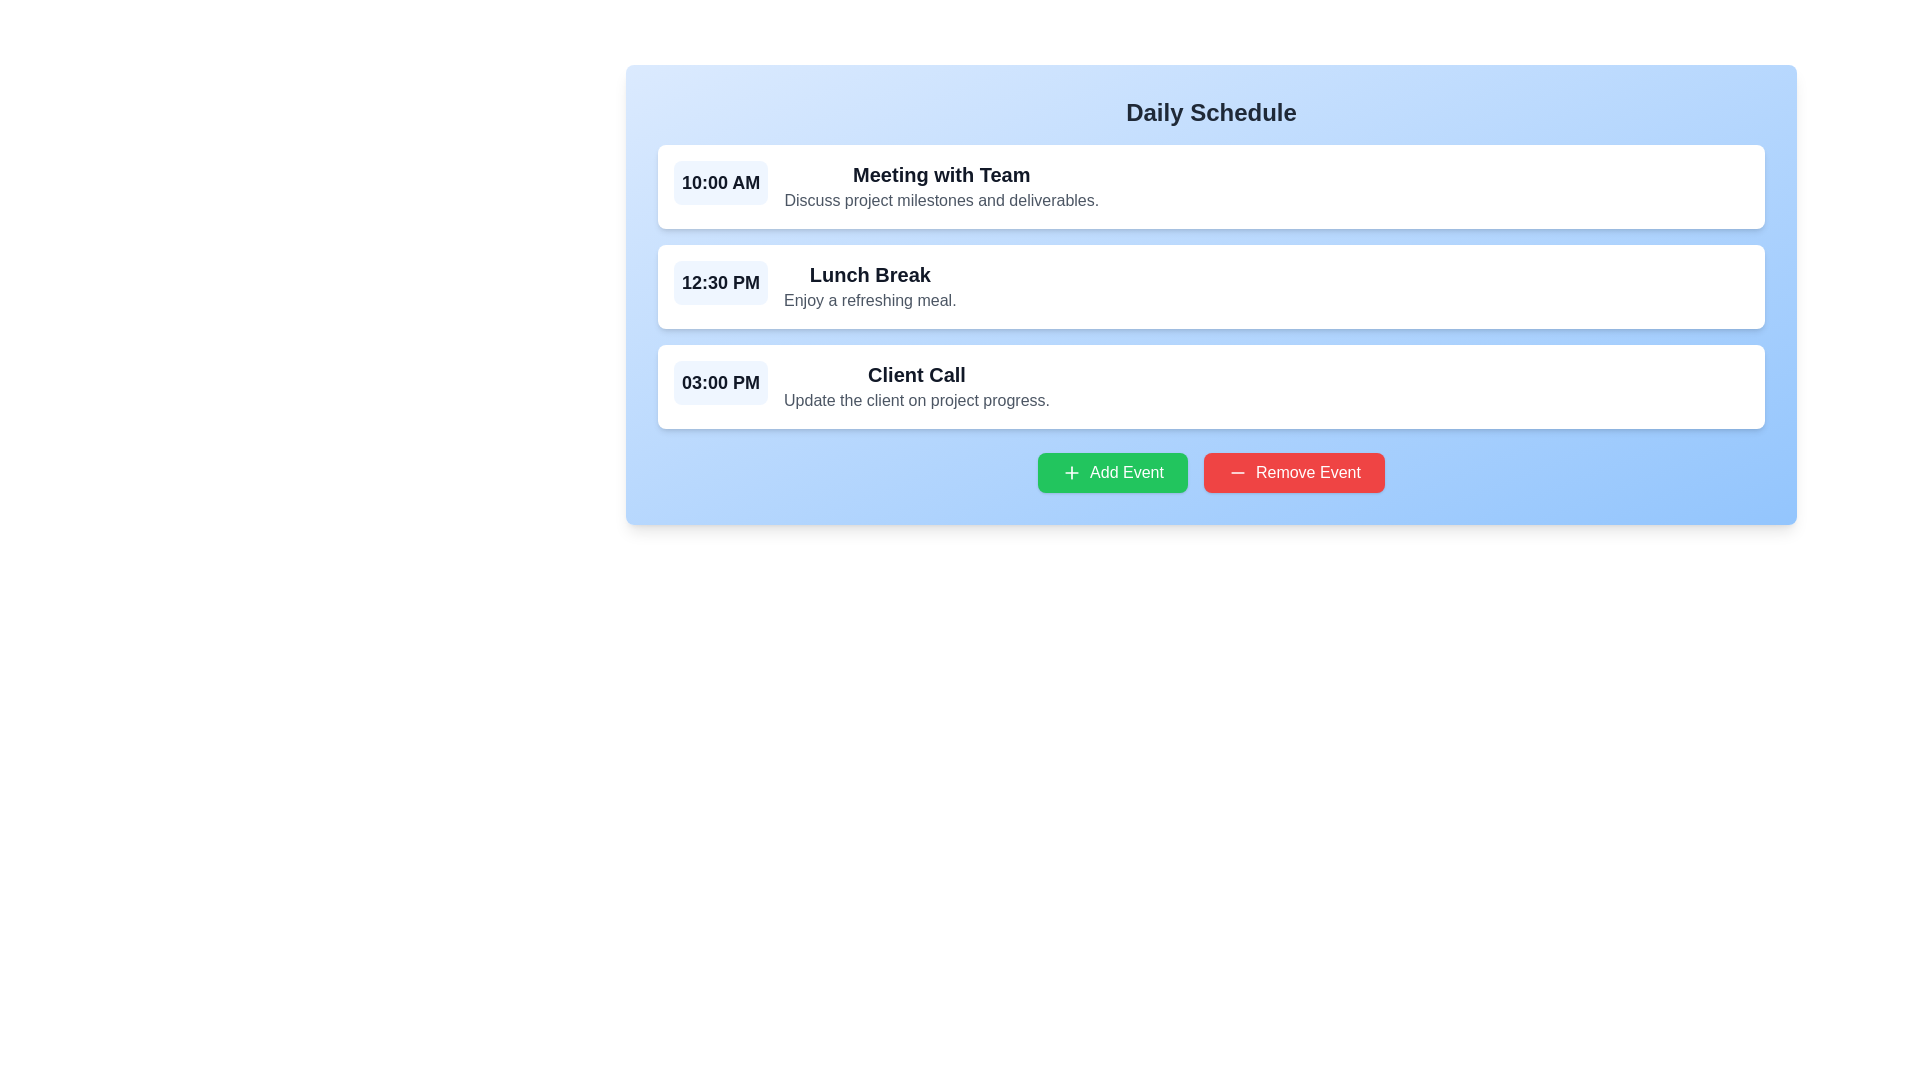 The height and width of the screenshot is (1080, 1920). Describe the element at coordinates (870, 286) in the screenshot. I see `the Text component titled 'Lunch Break' which has a subtitle 'Enjoy a refreshing meal.' positioned in the second event block of the 'Daily Schedule' interface, right of the time indicator '12:30 PM'` at that location.